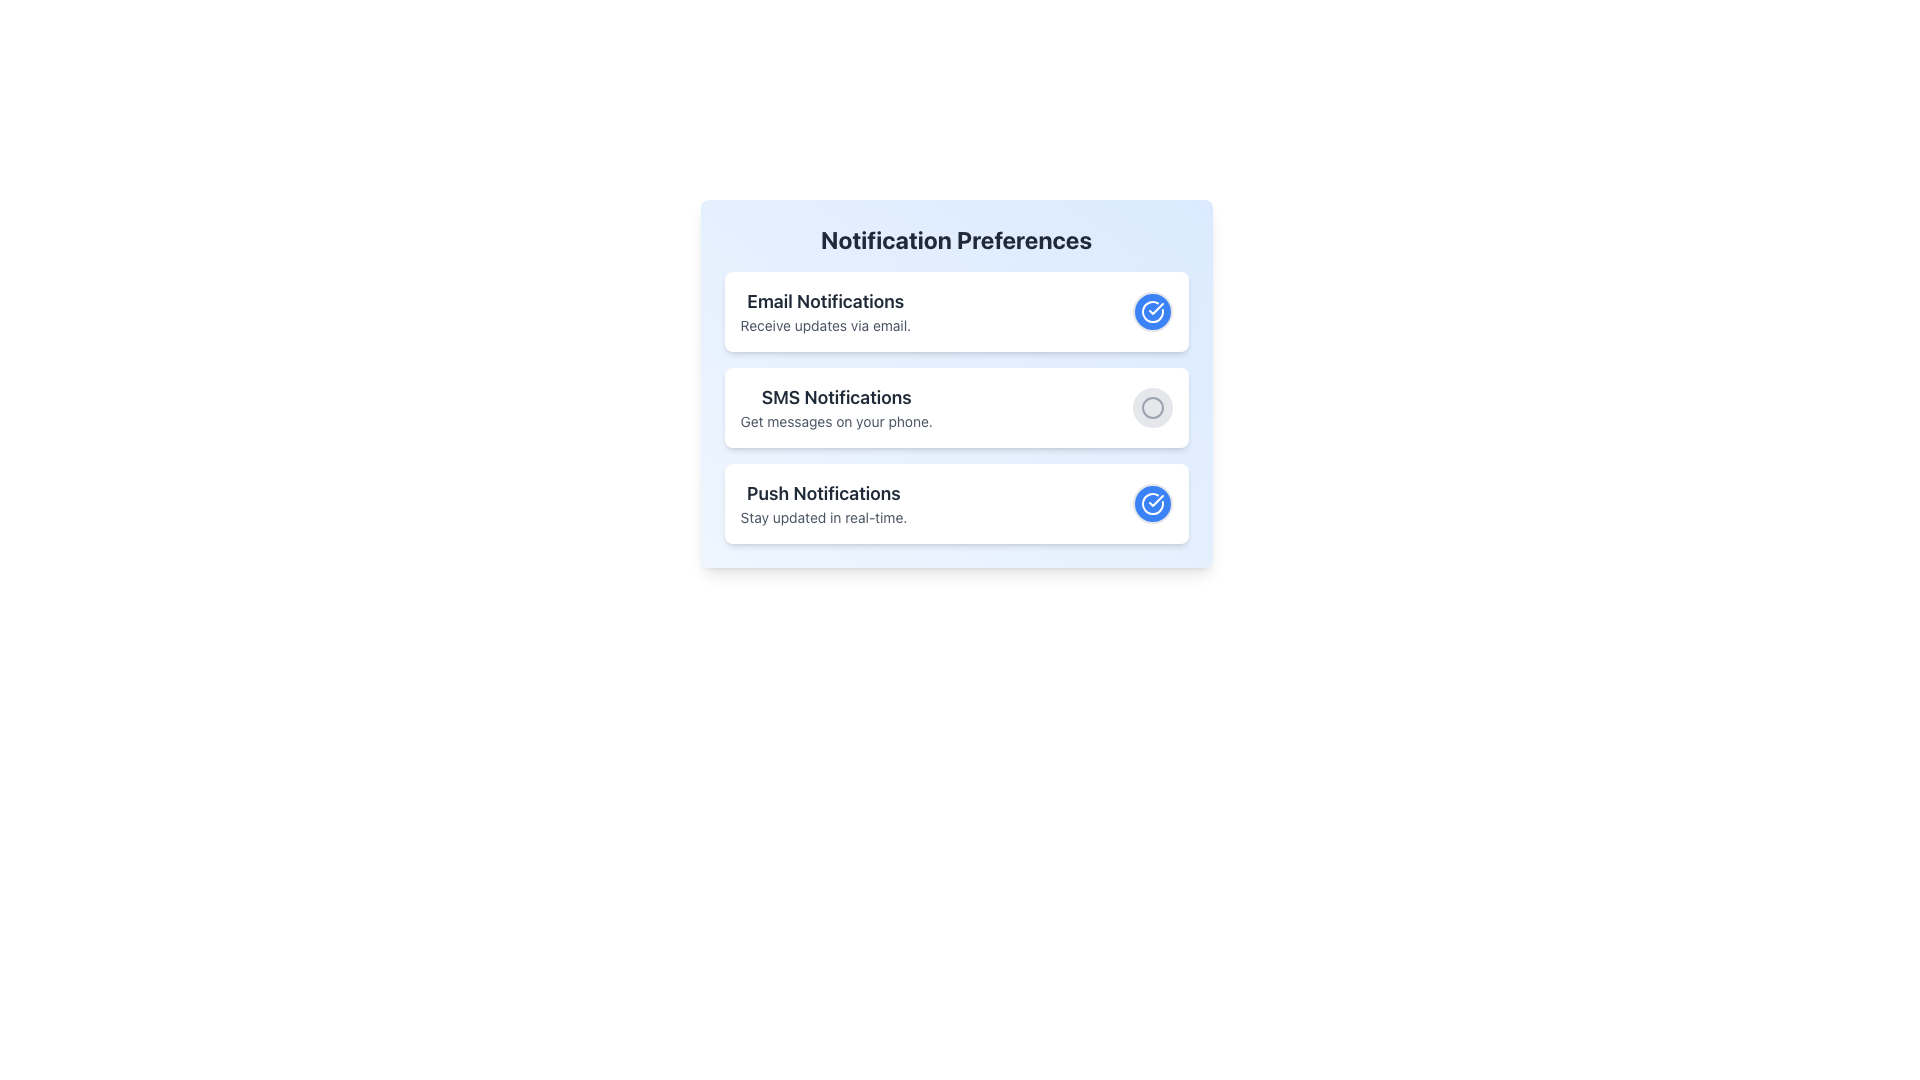  What do you see at coordinates (1152, 503) in the screenshot?
I see `the toggle button for Push Notifications located at the far right of the Notification Preferences panel` at bounding box center [1152, 503].